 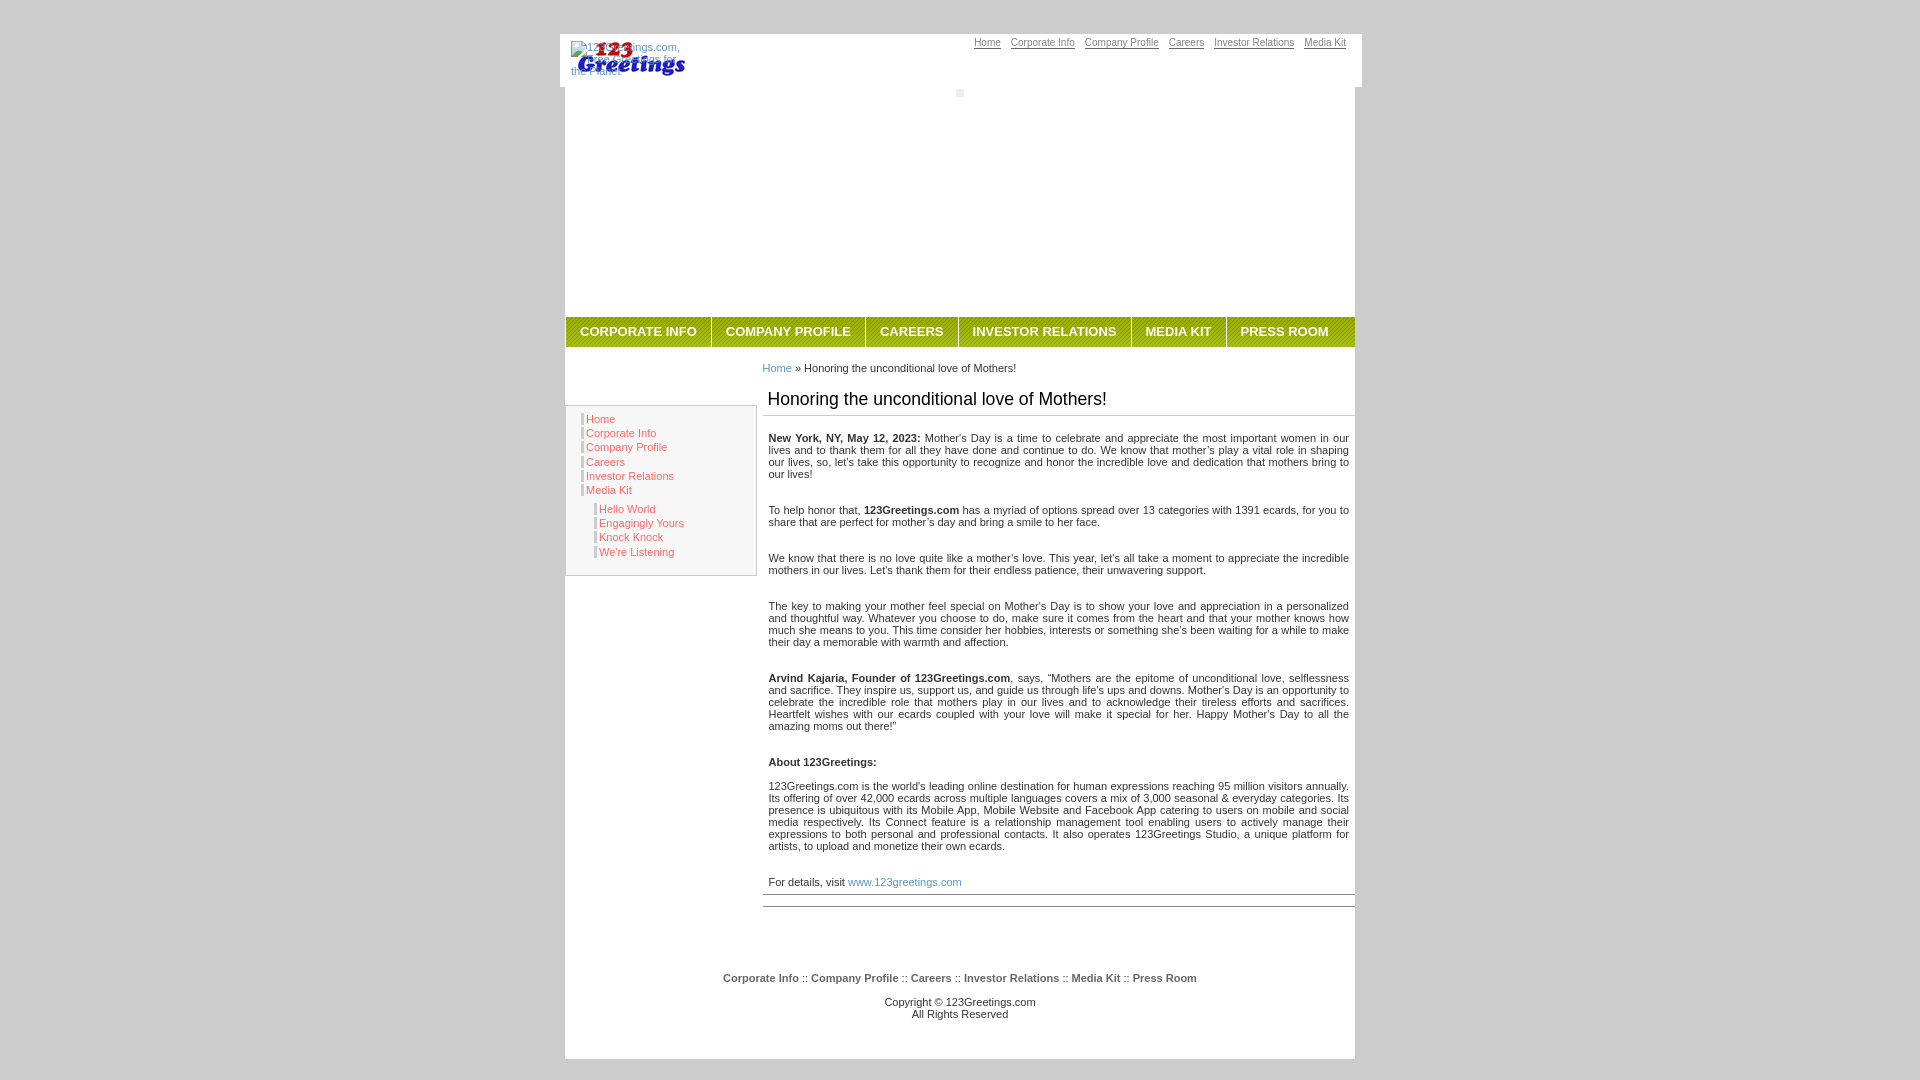 What do you see at coordinates (1284, 330) in the screenshot?
I see `'PRESS ROOM'` at bounding box center [1284, 330].